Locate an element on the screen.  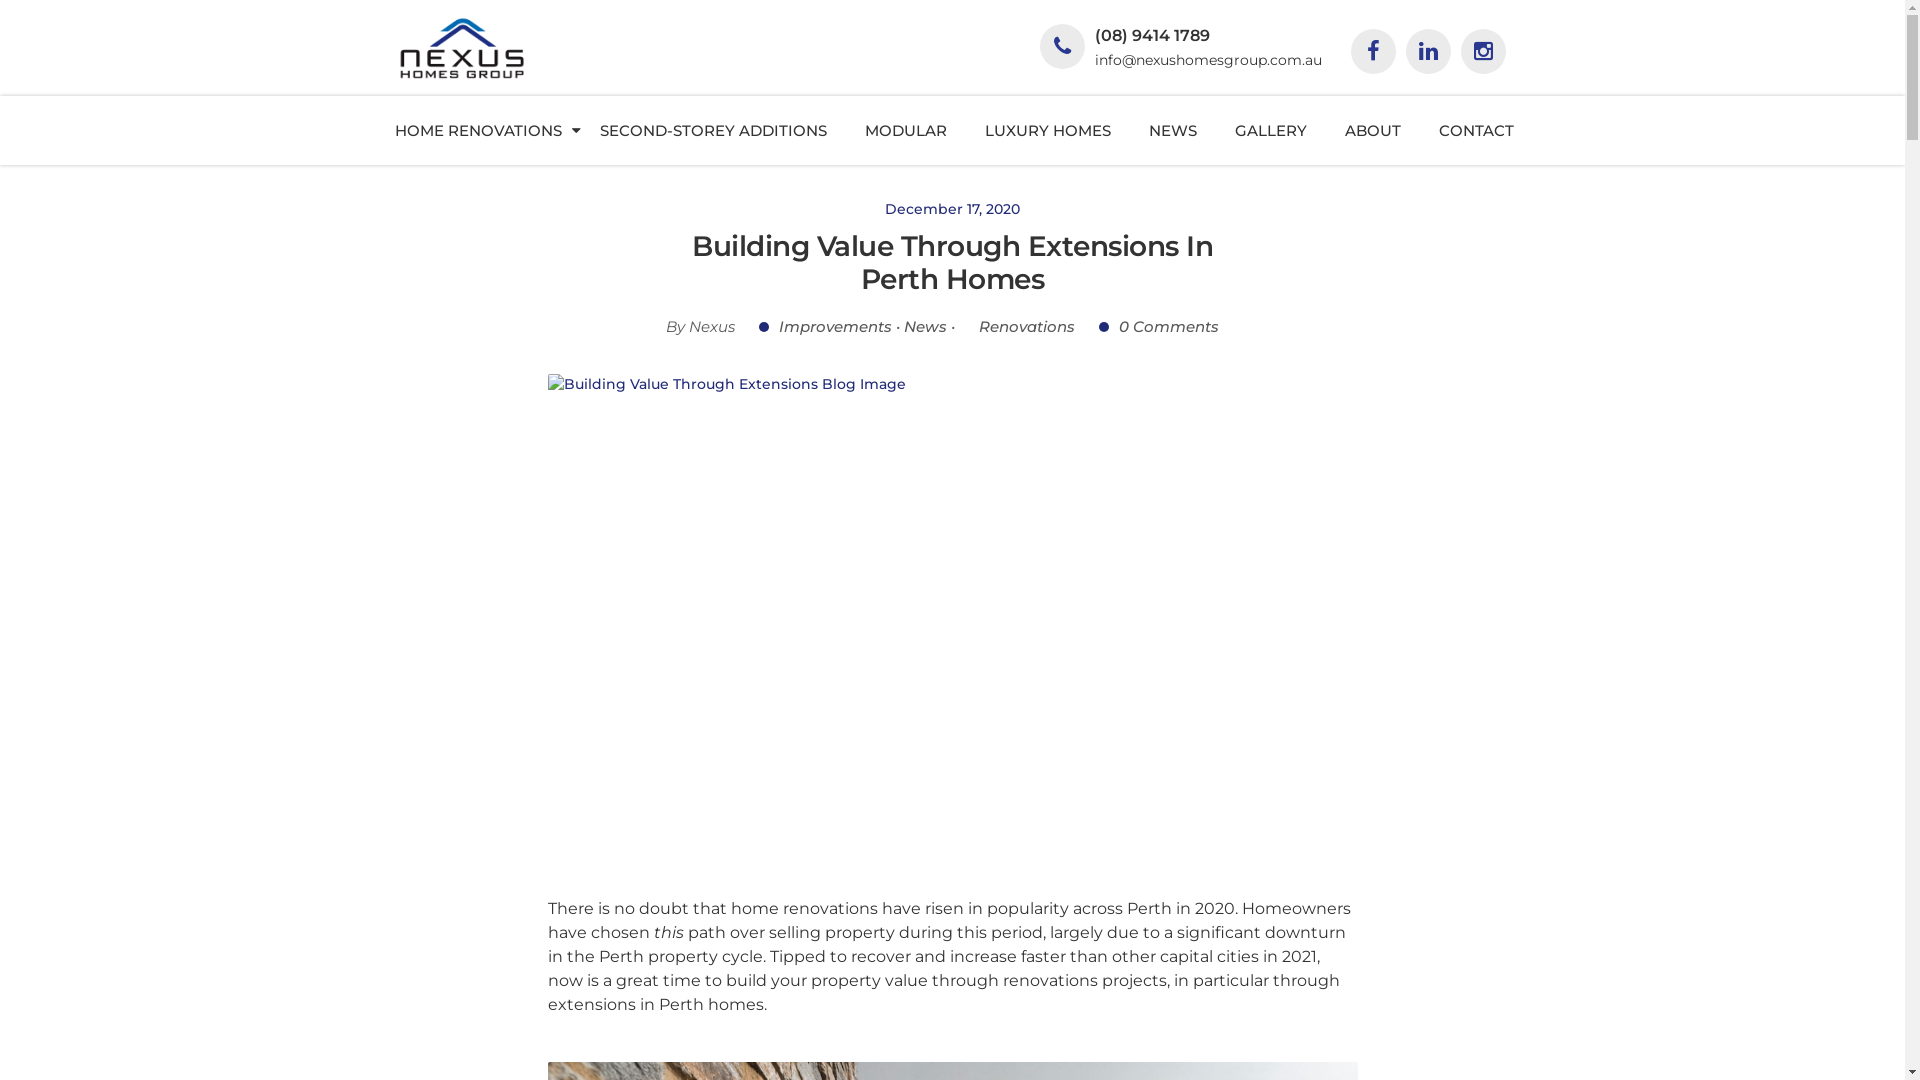
'GALLERY' is located at coordinates (1214, 130).